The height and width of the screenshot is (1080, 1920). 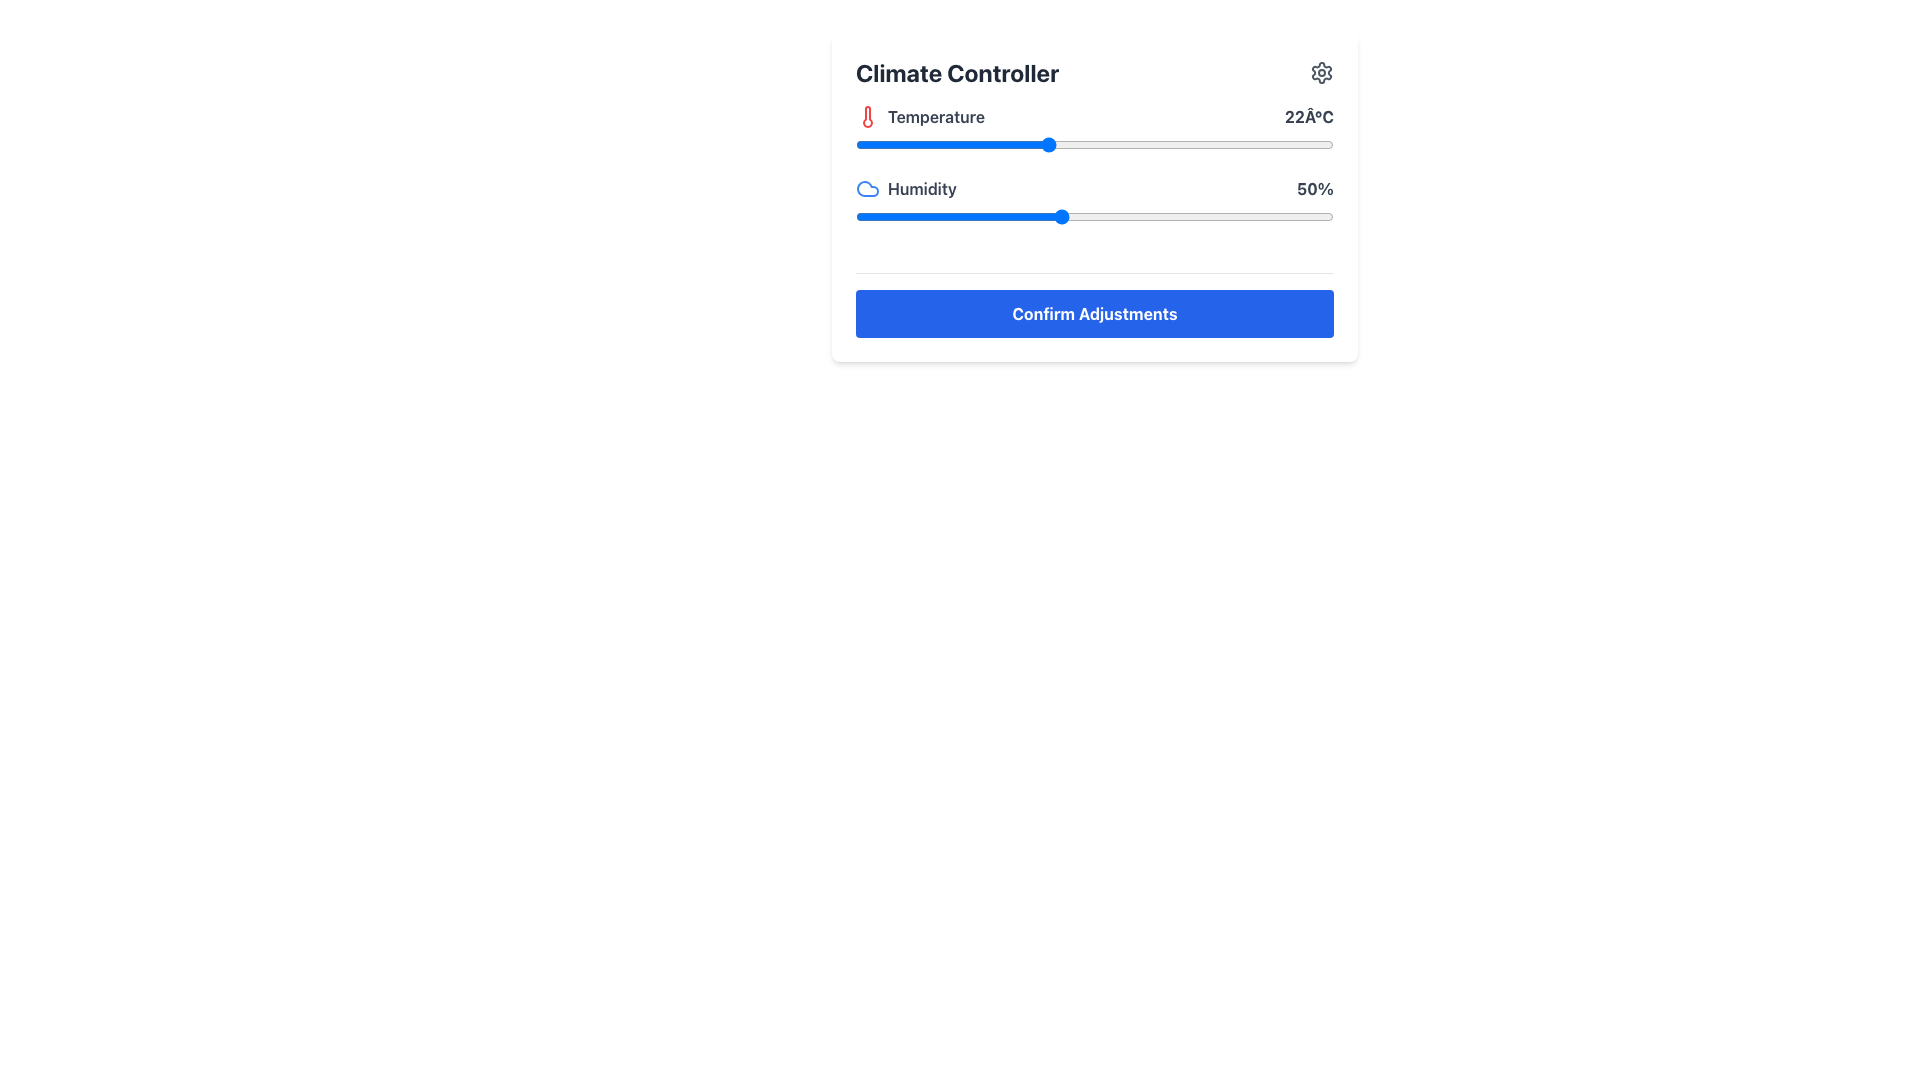 What do you see at coordinates (1309, 116) in the screenshot?
I see `the text label displaying the current temperature setting in Celsius, located in the top-right corner of the 'Temperature' section` at bounding box center [1309, 116].